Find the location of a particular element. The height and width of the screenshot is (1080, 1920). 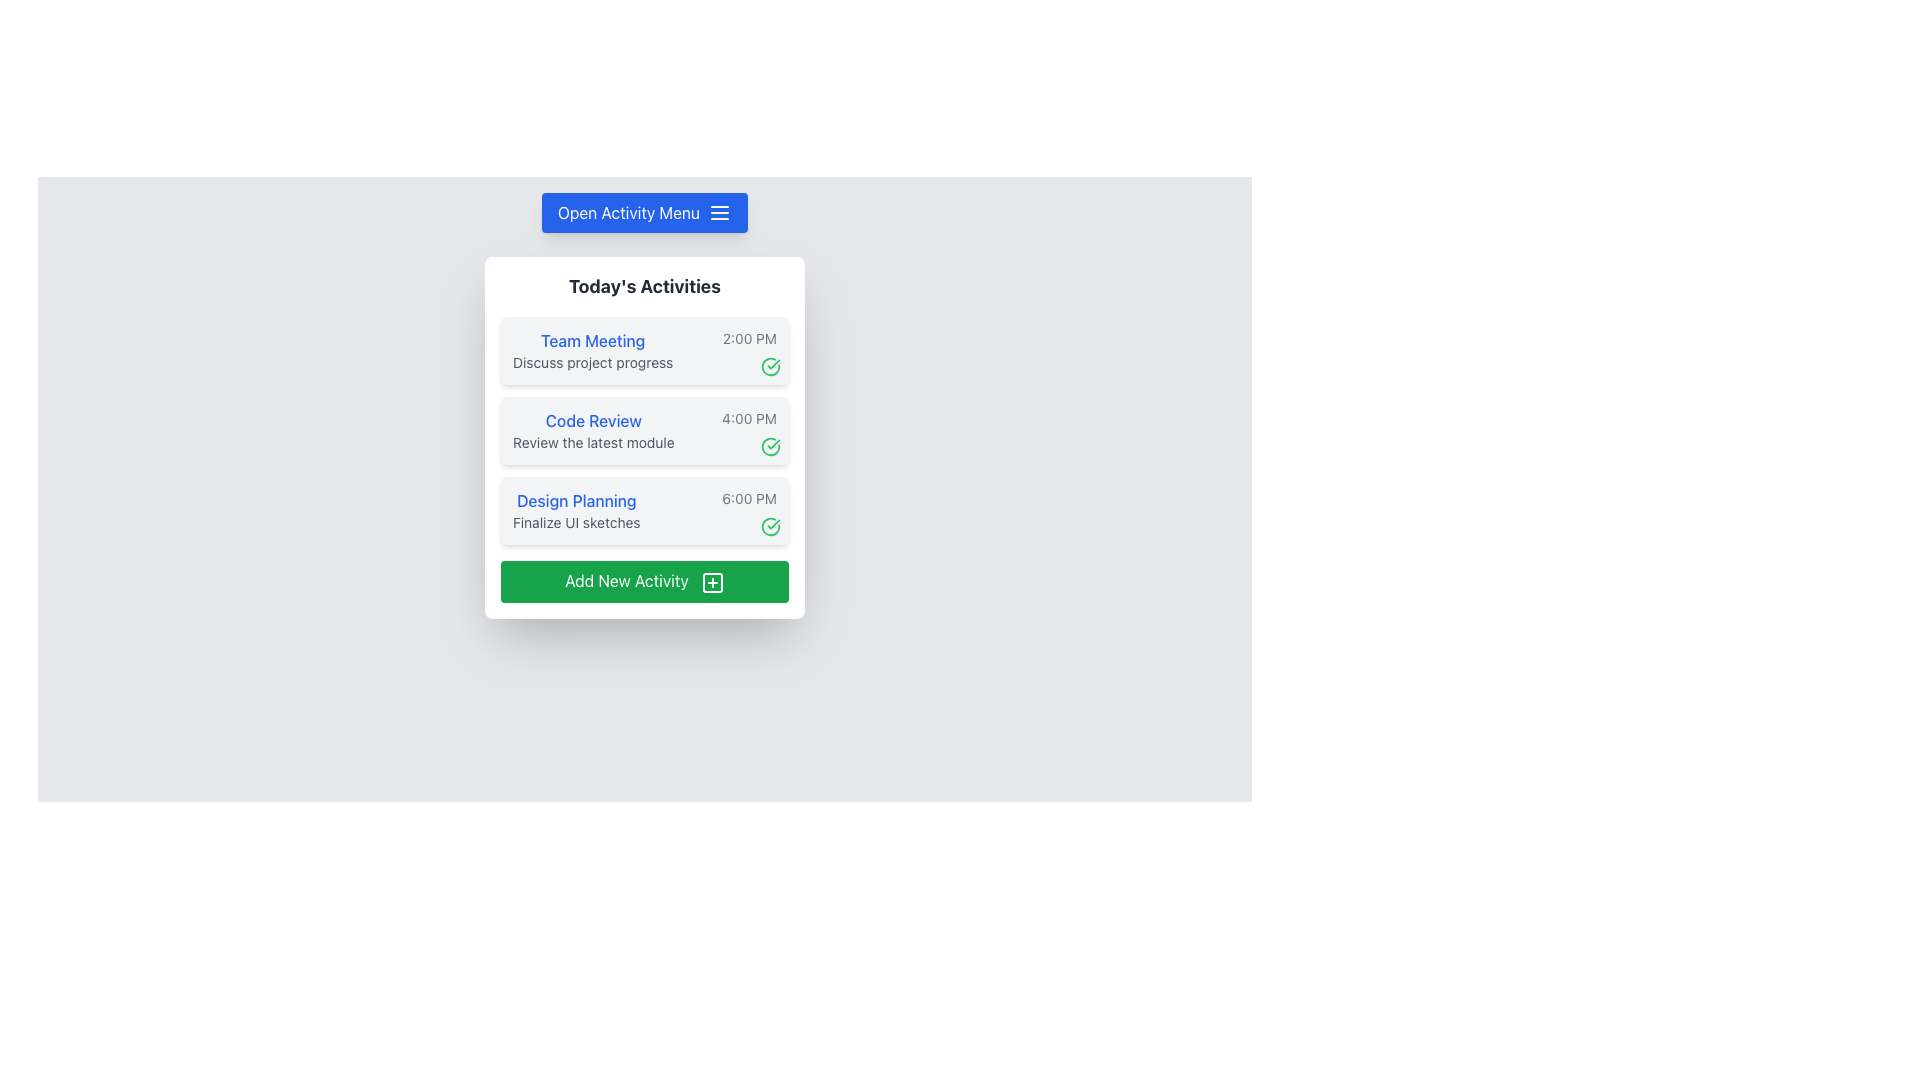

the rightmost portion of the 'Open Activity Menu' button is located at coordinates (720, 212).